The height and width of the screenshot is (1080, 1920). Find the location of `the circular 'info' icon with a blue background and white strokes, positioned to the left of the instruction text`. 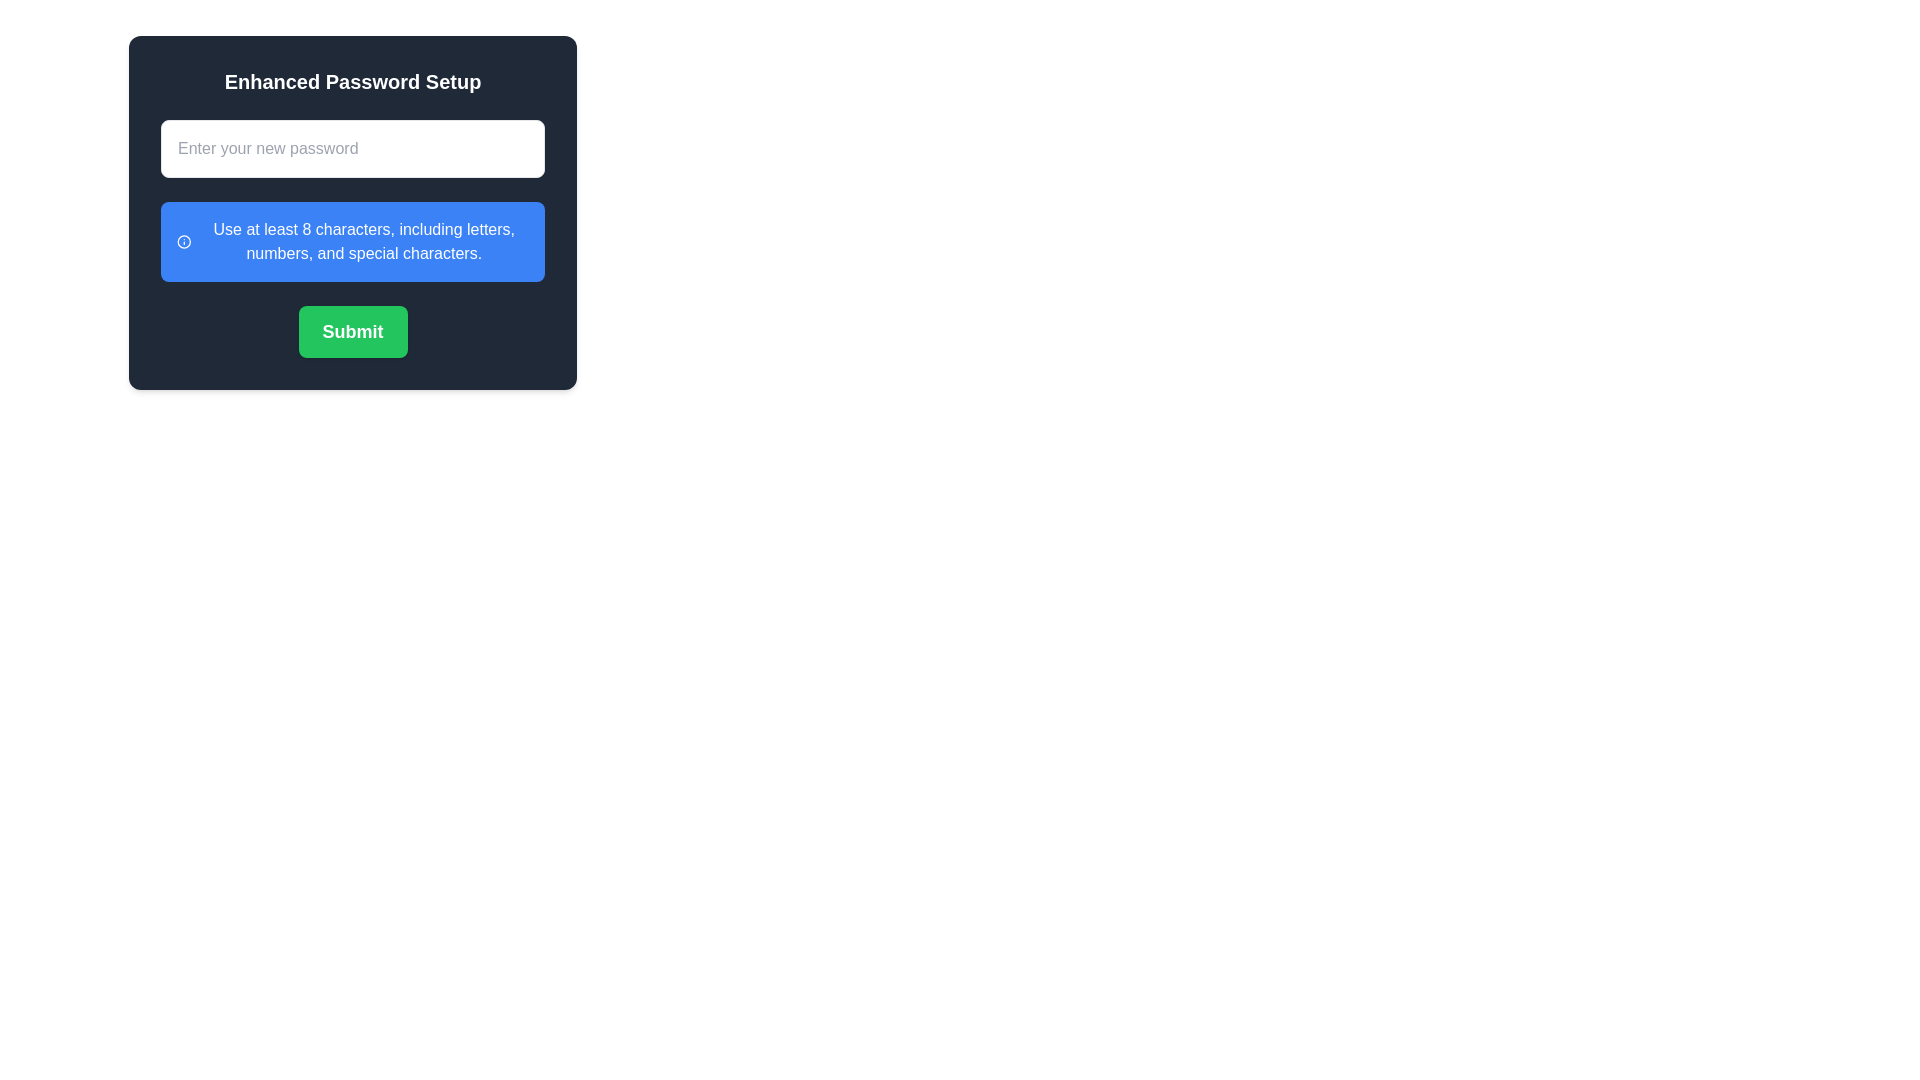

the circular 'info' icon with a blue background and white strokes, positioned to the left of the instruction text is located at coordinates (184, 241).